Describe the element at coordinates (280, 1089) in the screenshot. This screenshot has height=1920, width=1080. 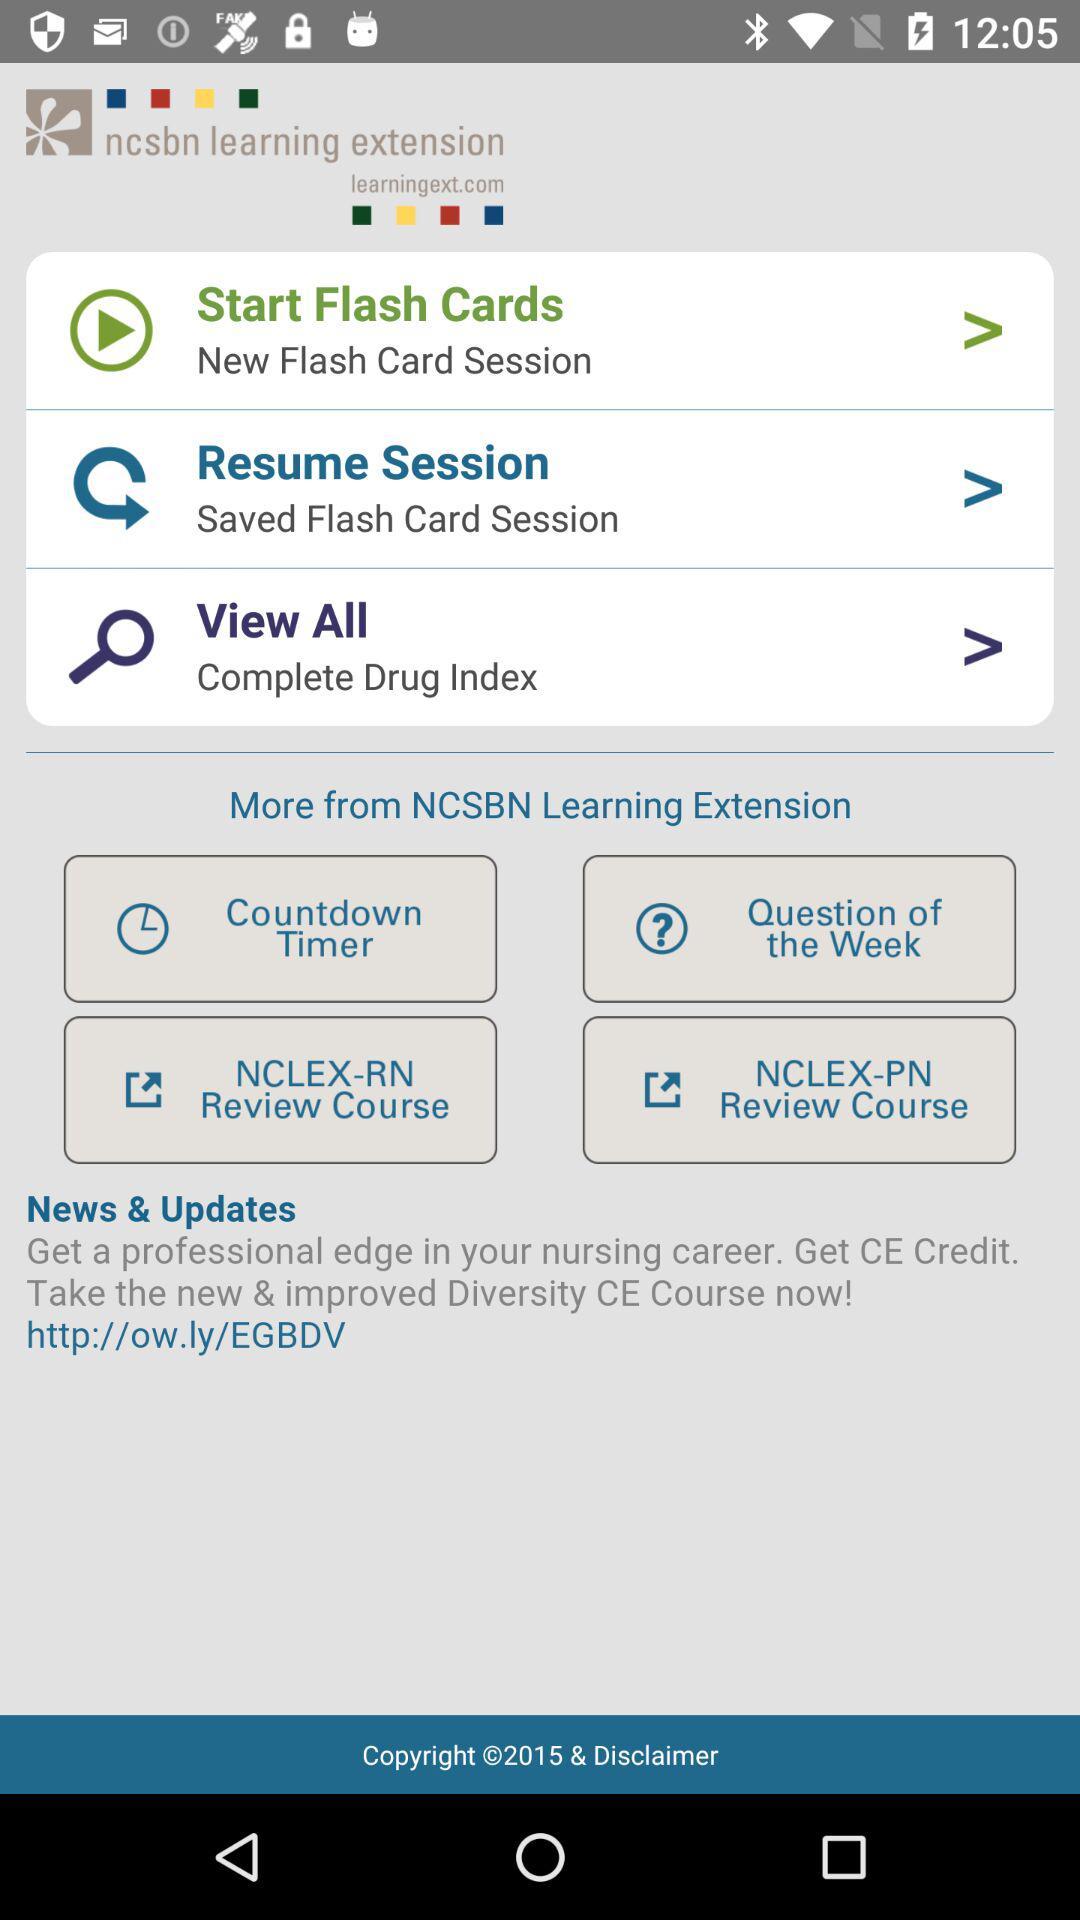
I see `nclex-rn review course` at that location.